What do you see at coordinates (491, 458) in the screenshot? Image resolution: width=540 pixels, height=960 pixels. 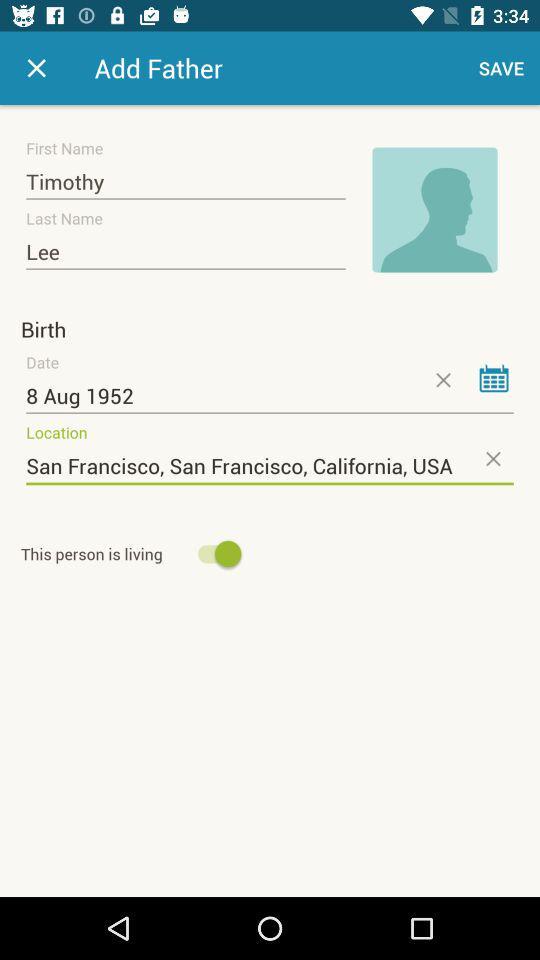 I see `the close icon` at bounding box center [491, 458].